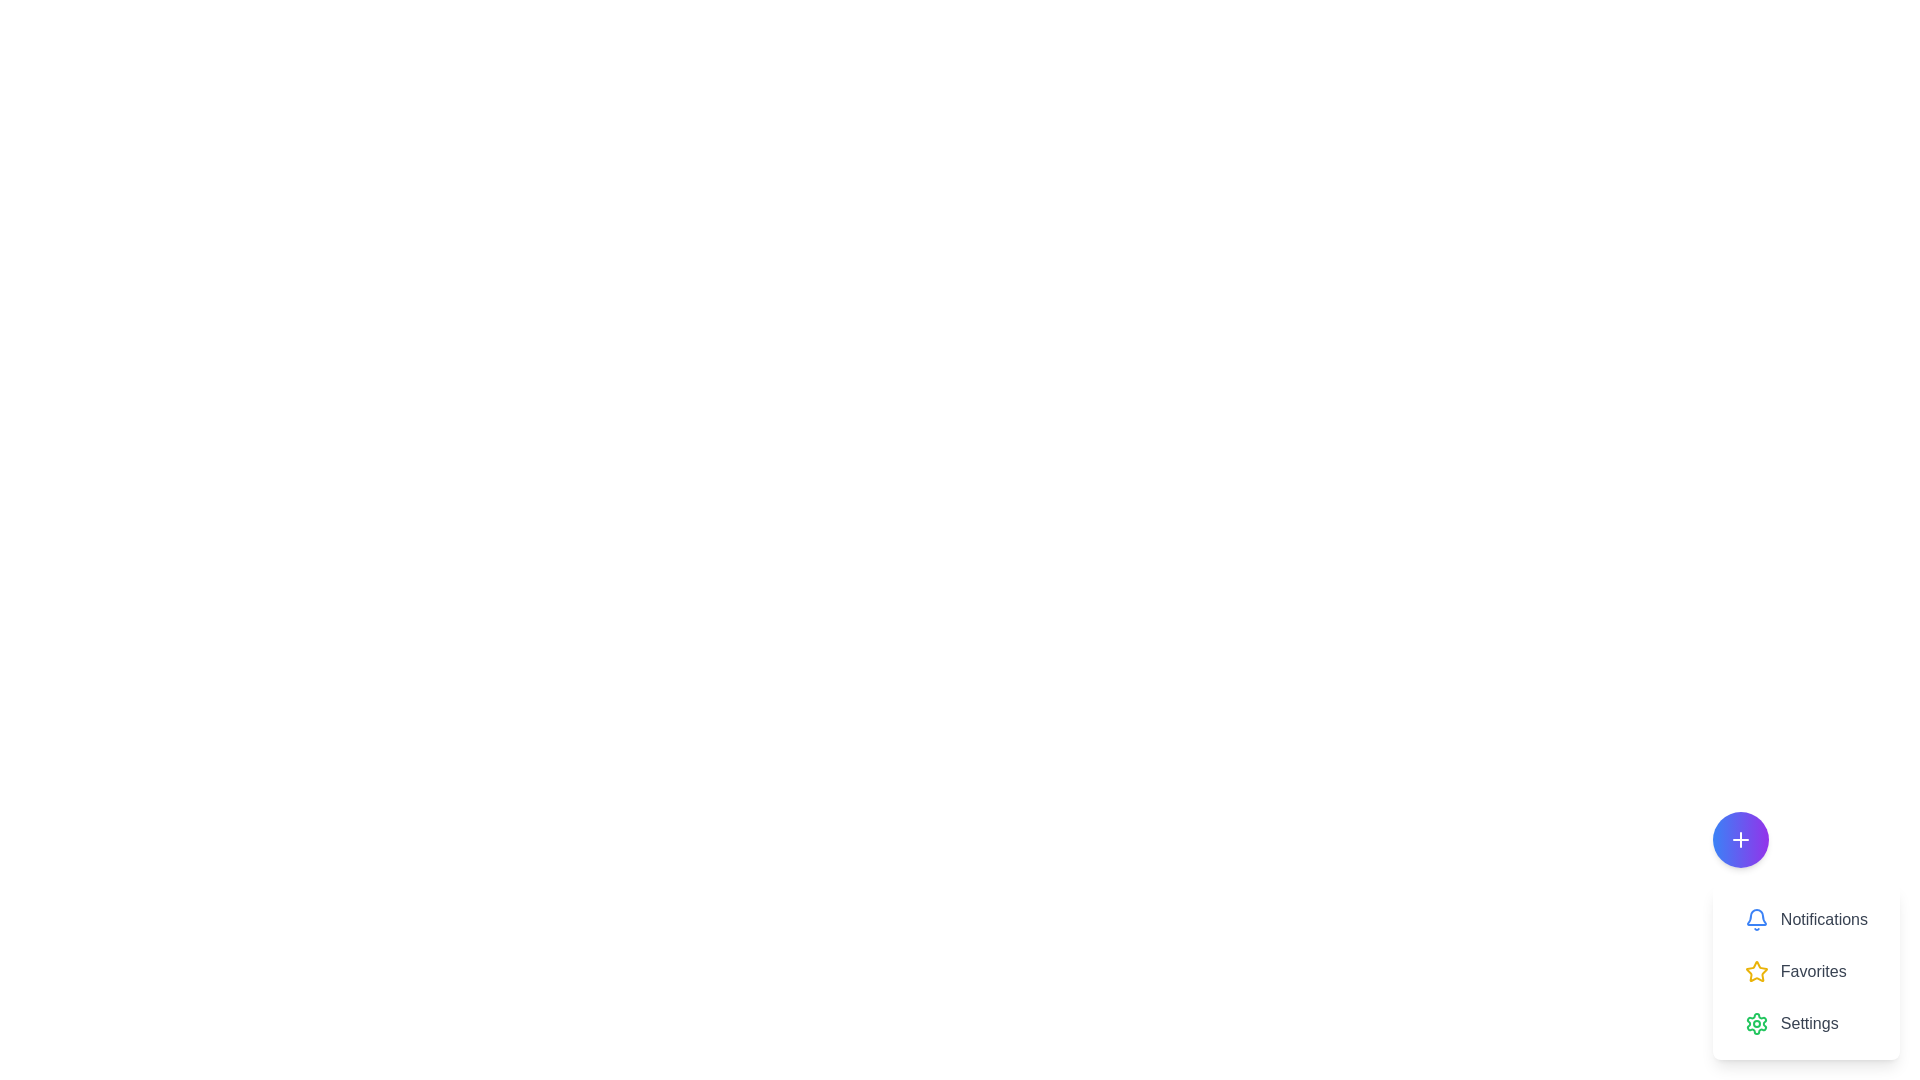 This screenshot has width=1920, height=1080. What do you see at coordinates (1806, 920) in the screenshot?
I see `the Notifications button, which features a blue bell icon and the text label 'Notifications'` at bounding box center [1806, 920].